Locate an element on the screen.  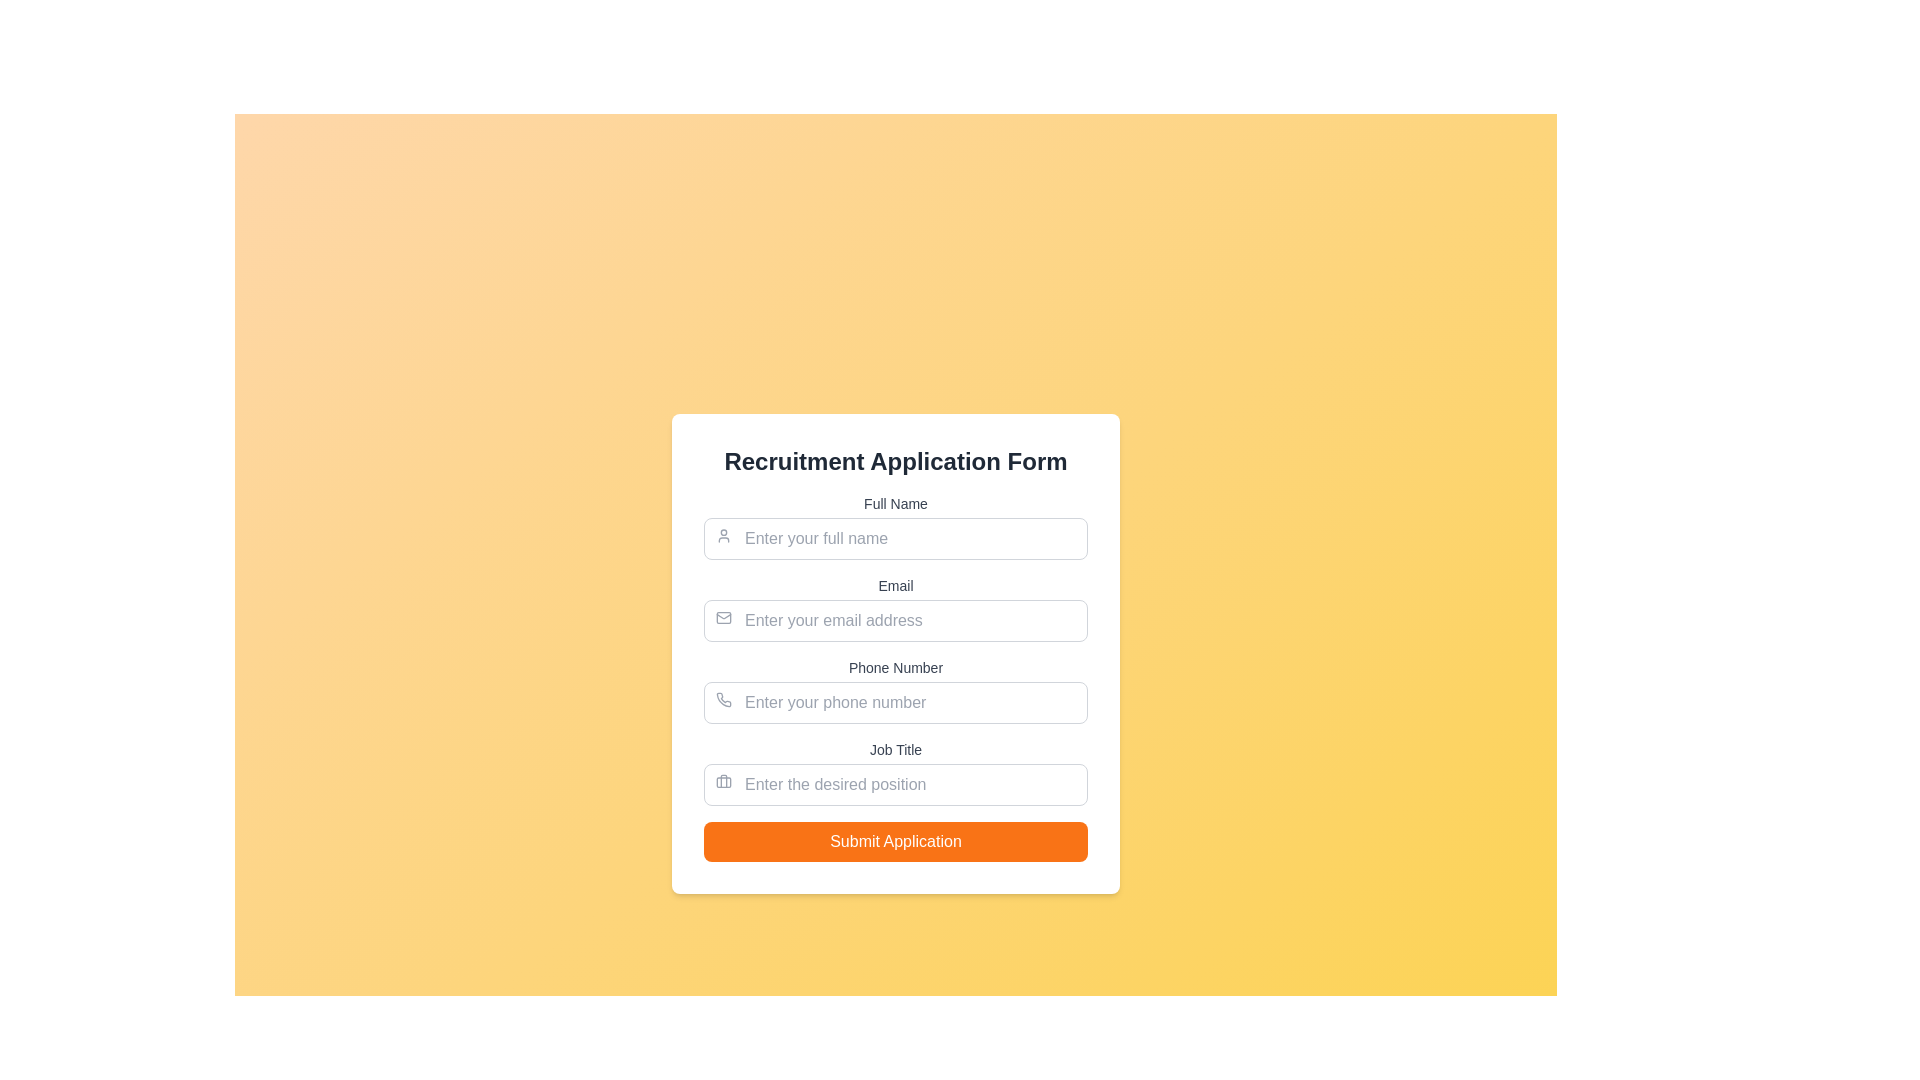
the third input field for phone number entry, located between the 'Email' input and 'Job Title' input, to focus on it is located at coordinates (895, 654).